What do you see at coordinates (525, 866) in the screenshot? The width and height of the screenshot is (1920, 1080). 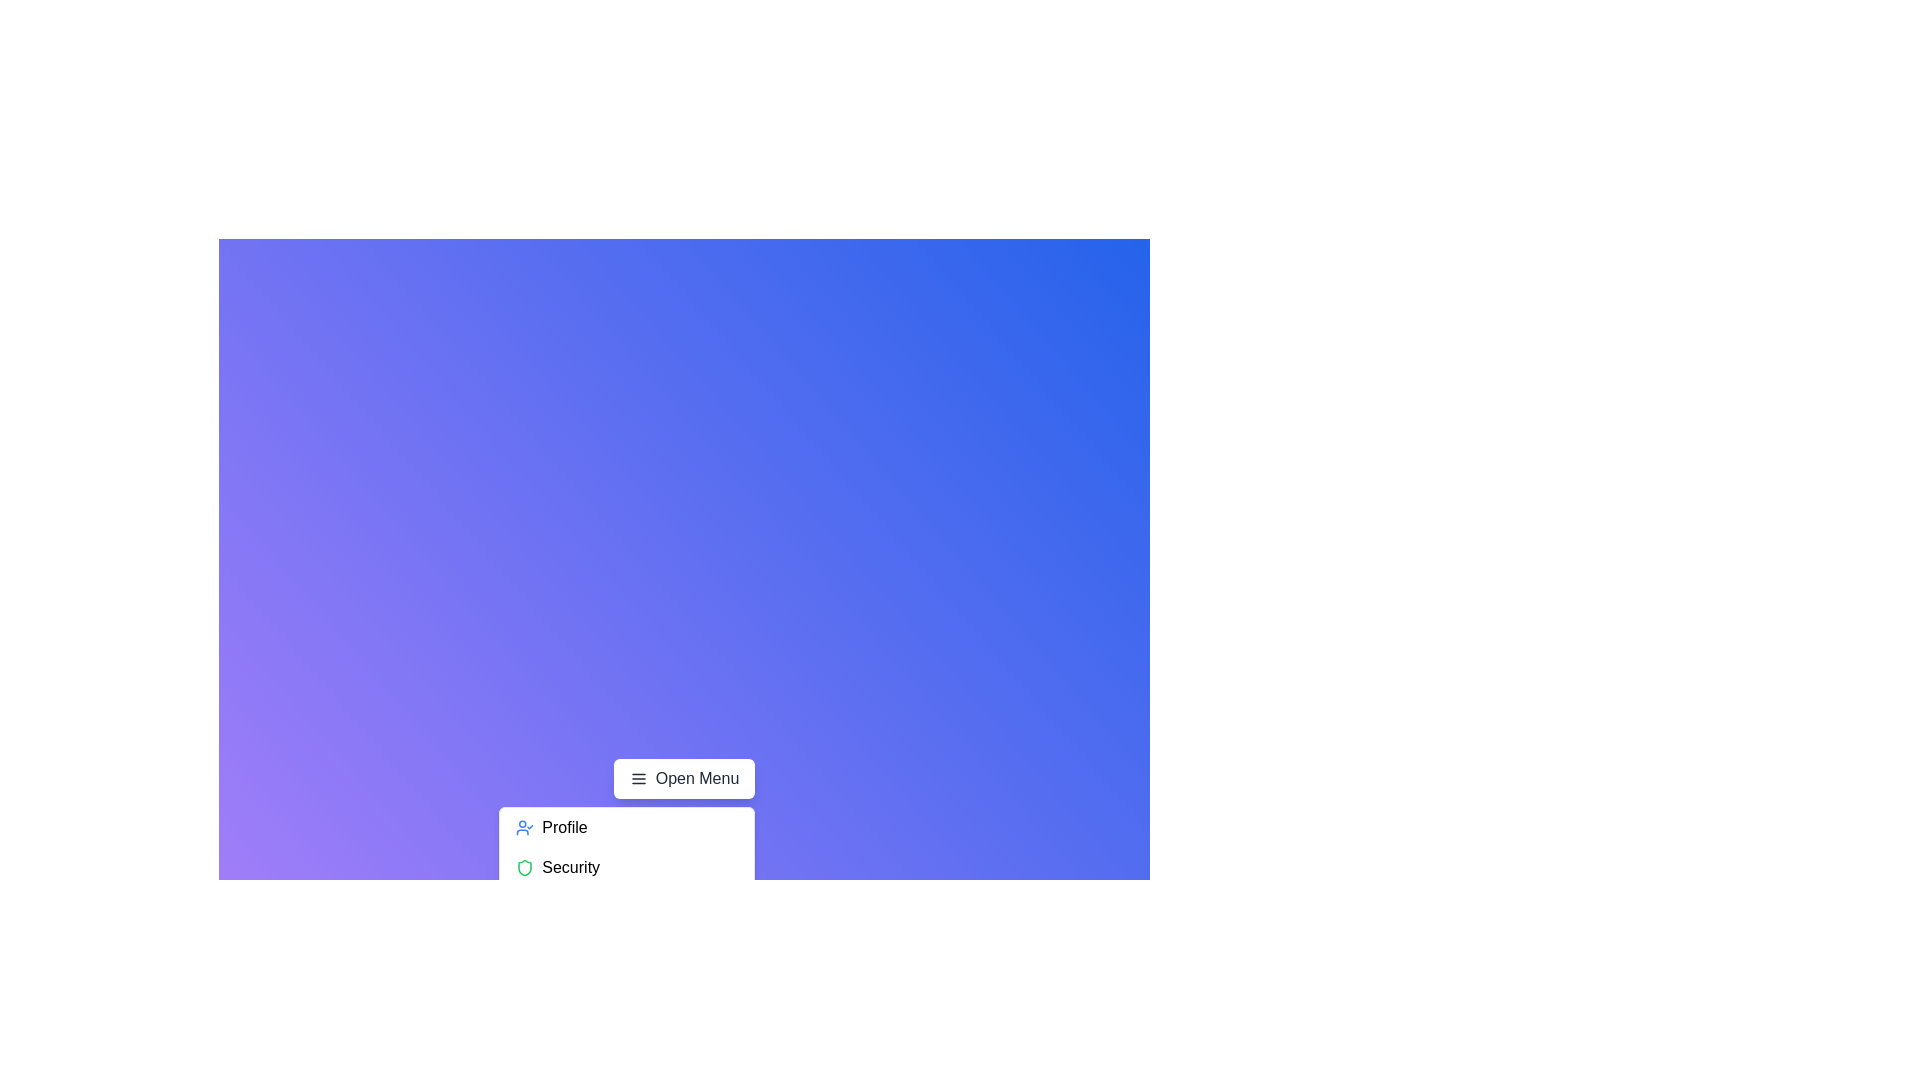 I see `the icon next to the menu item labeled Security` at bounding box center [525, 866].